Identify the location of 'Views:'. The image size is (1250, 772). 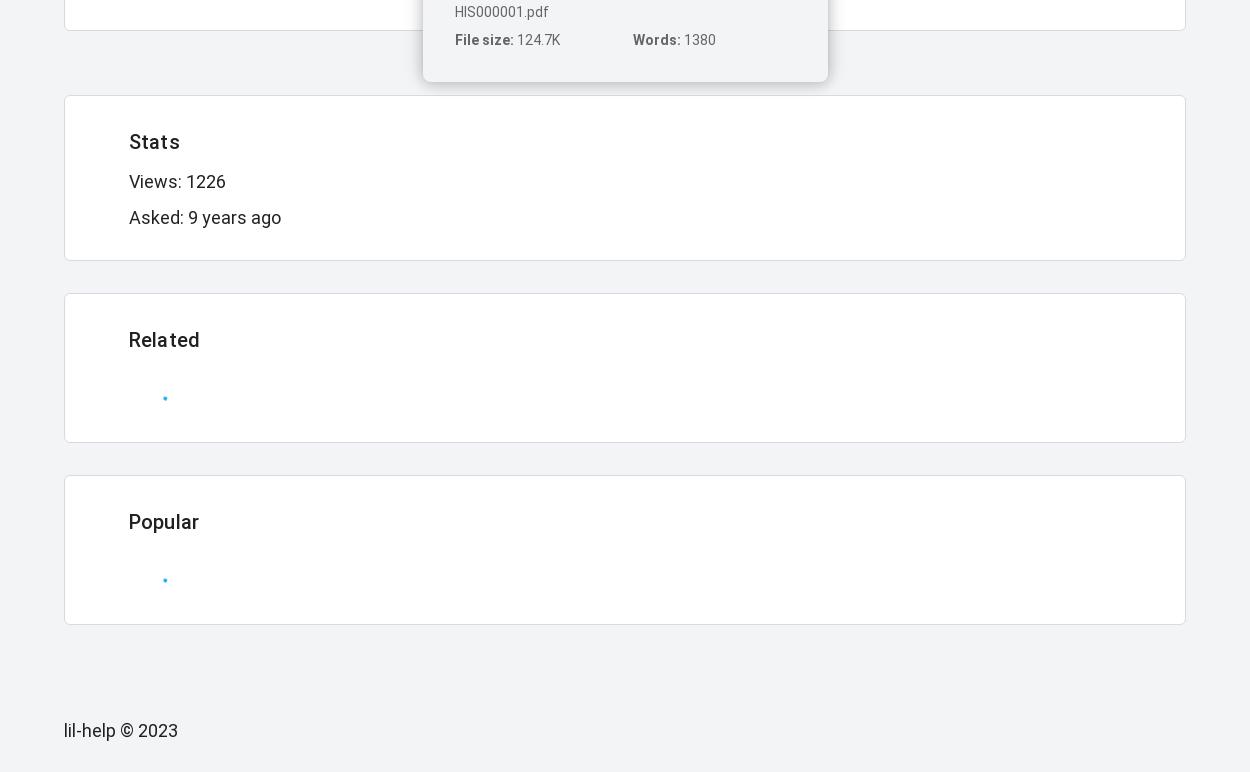
(157, 180).